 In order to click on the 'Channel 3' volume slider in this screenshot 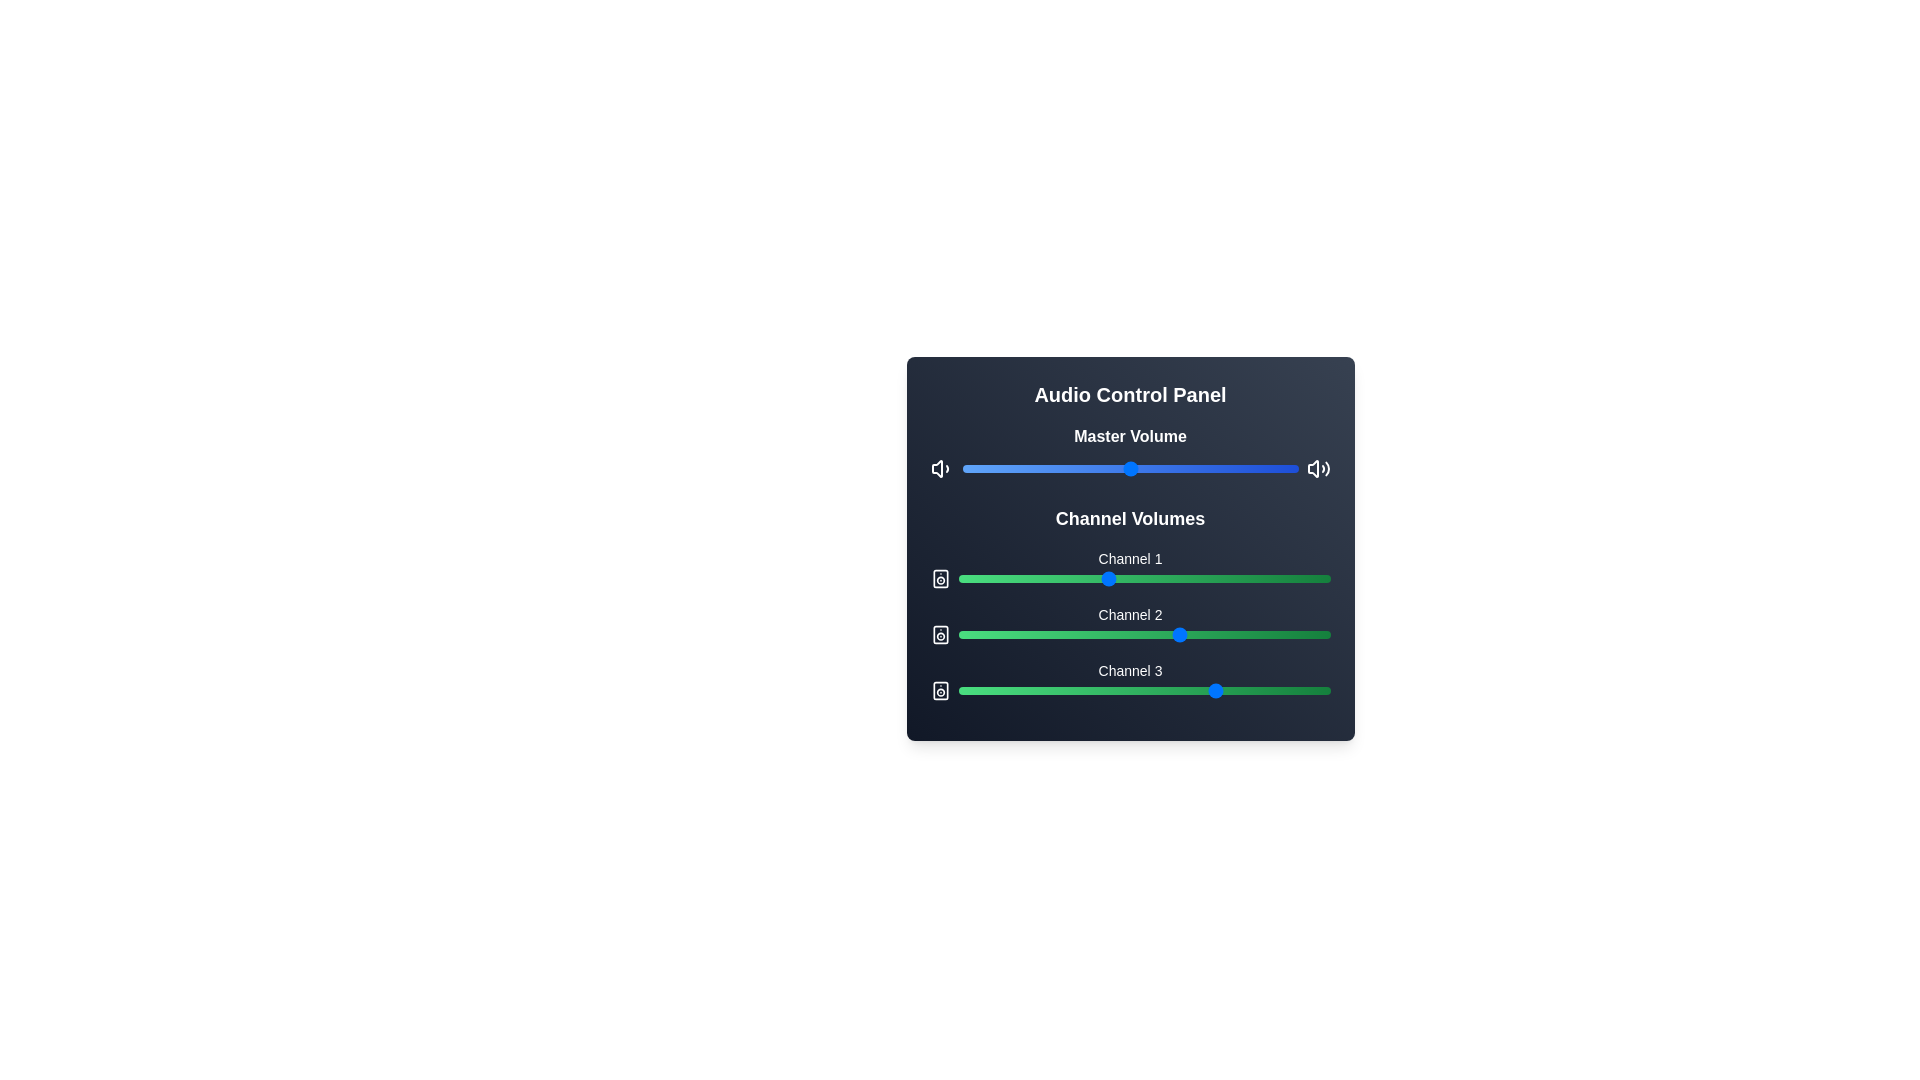, I will do `click(1174, 685)`.